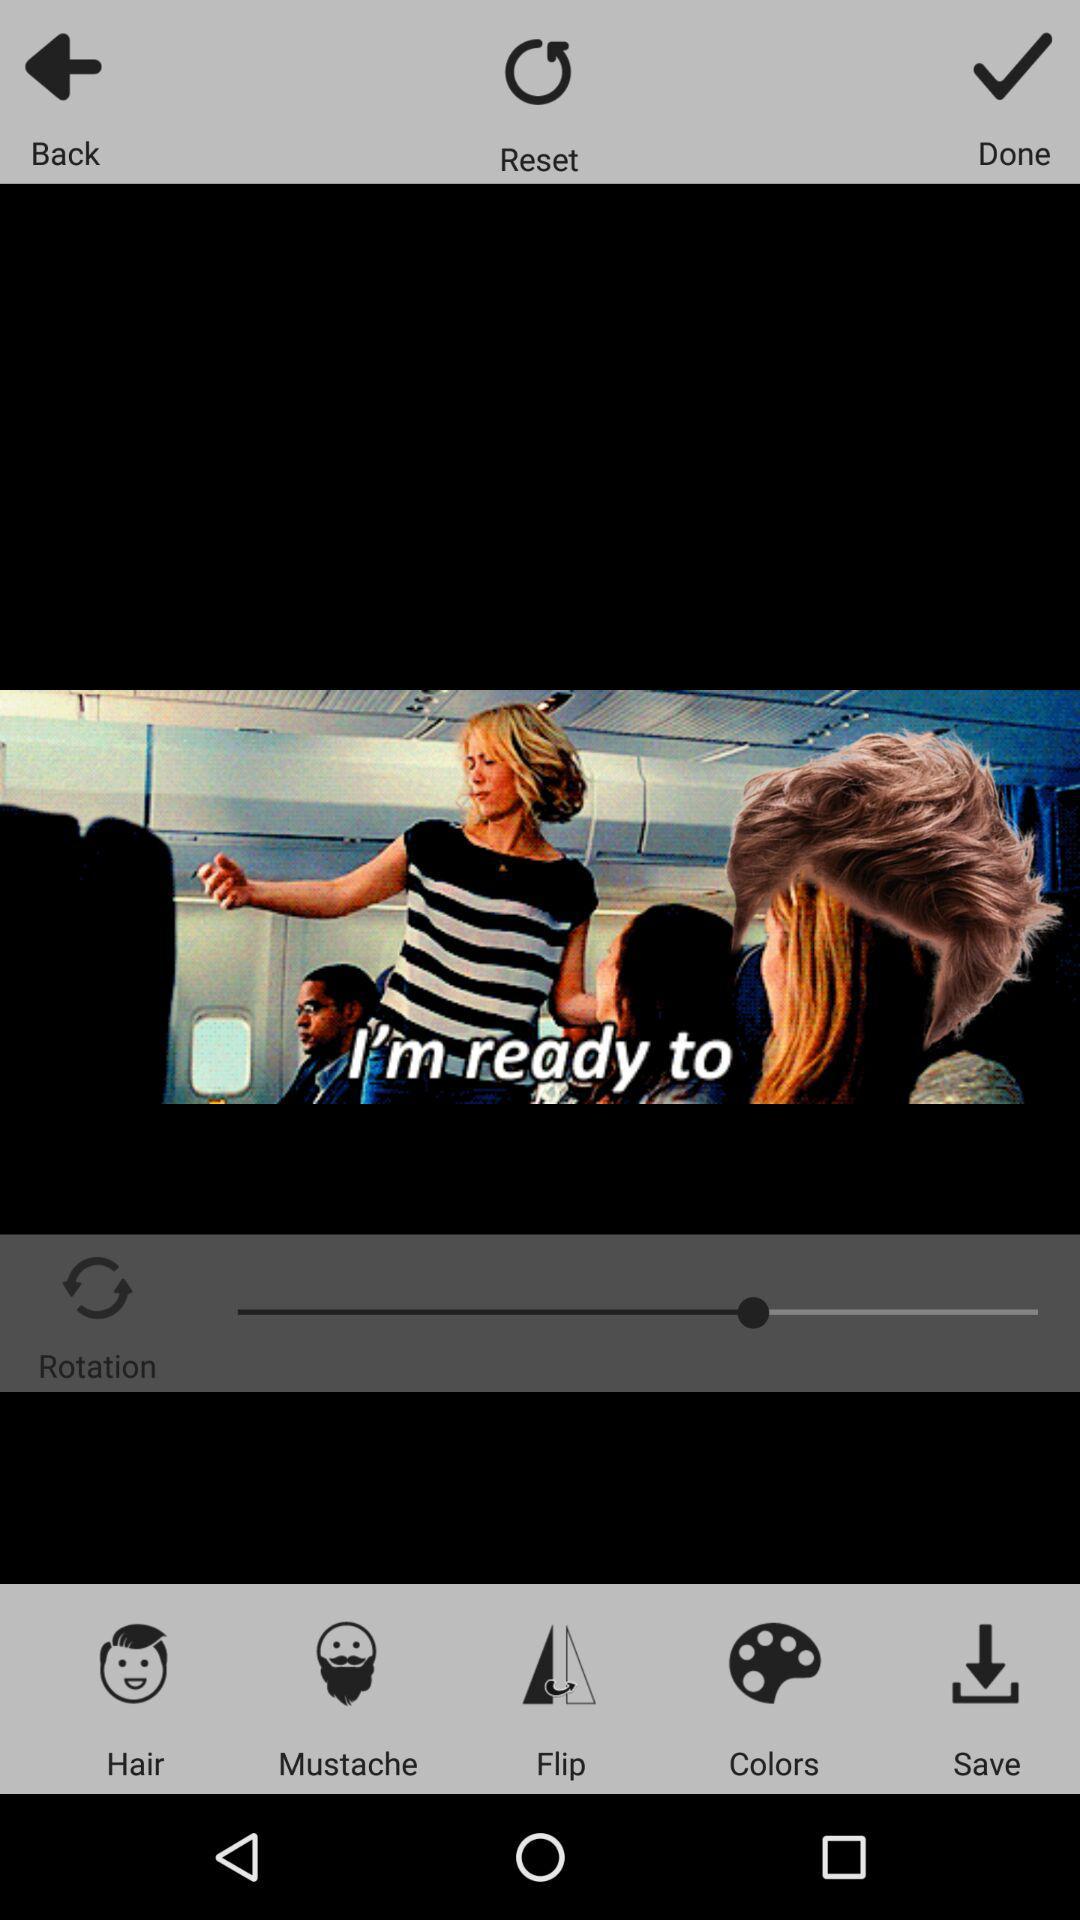  I want to click on flip image, so click(560, 1662).